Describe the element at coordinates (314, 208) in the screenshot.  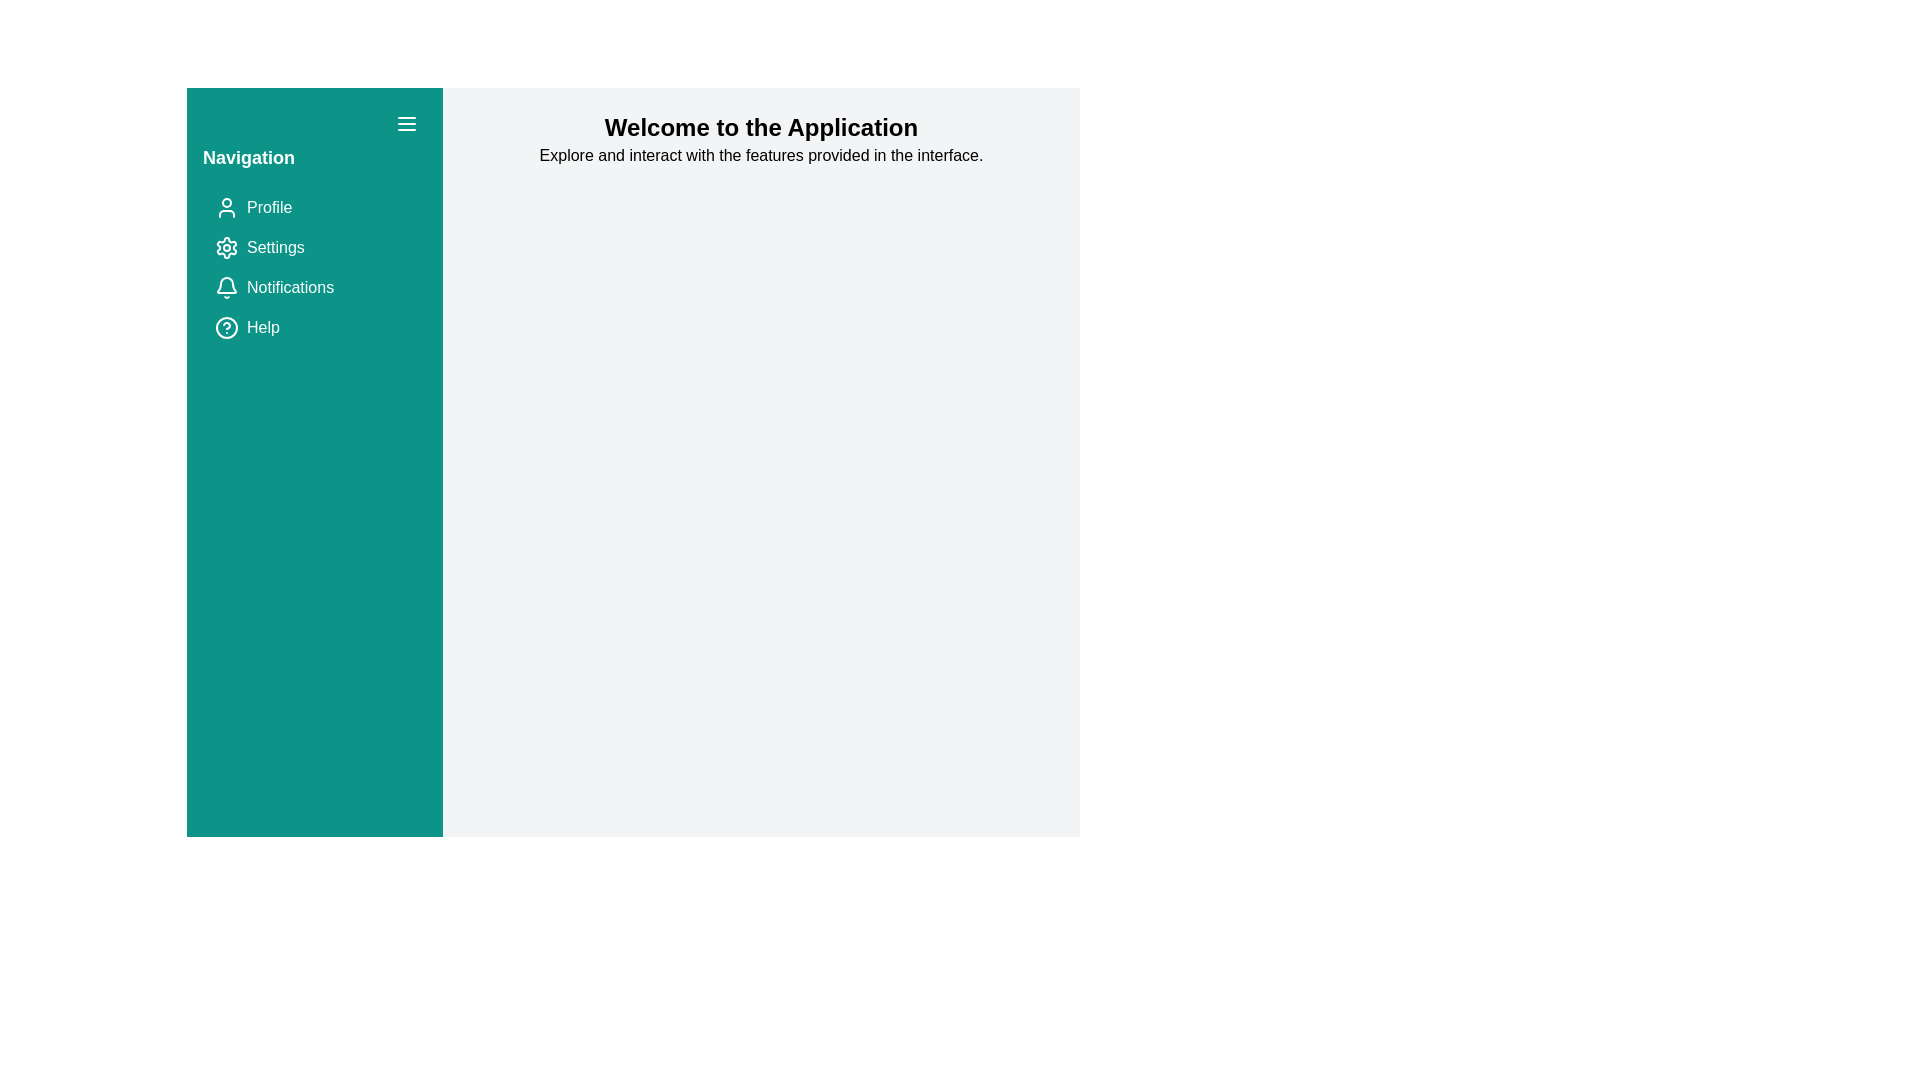
I see `the navigation item Profile to navigate to the respective section` at that location.